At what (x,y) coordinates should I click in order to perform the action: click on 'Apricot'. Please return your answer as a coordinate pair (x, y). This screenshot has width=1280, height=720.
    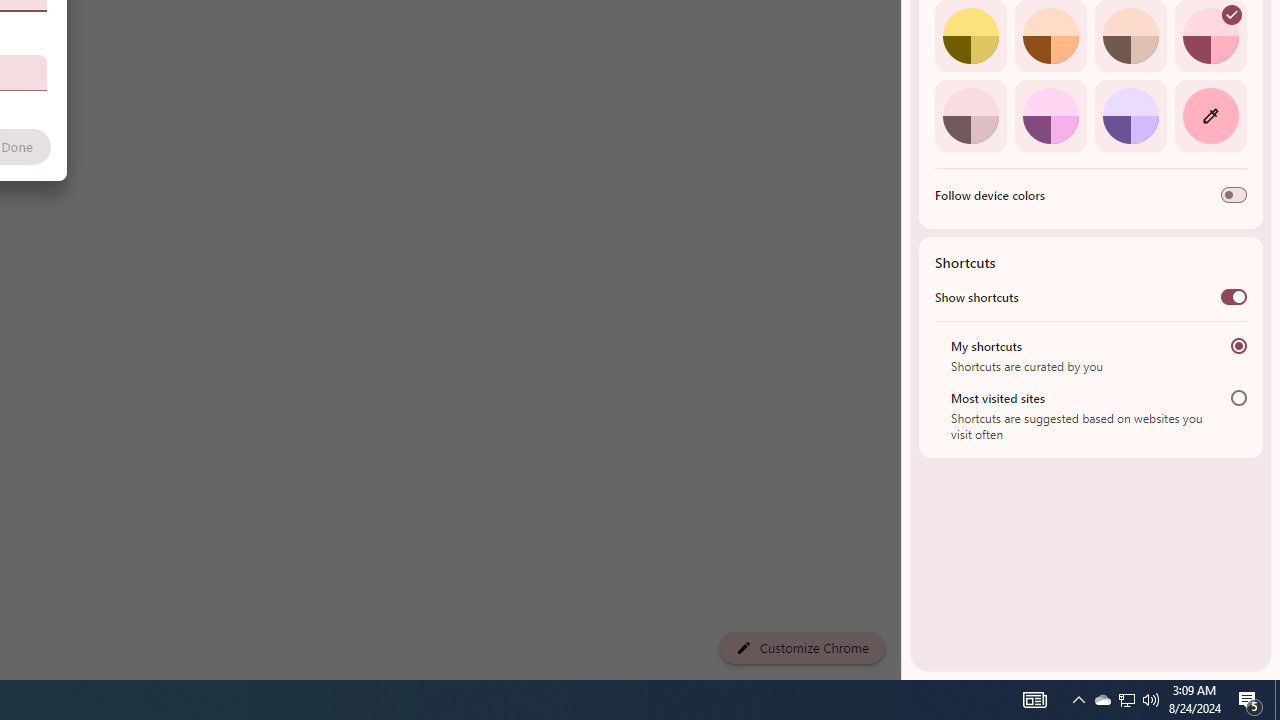
    Looking at the image, I should click on (1130, 36).